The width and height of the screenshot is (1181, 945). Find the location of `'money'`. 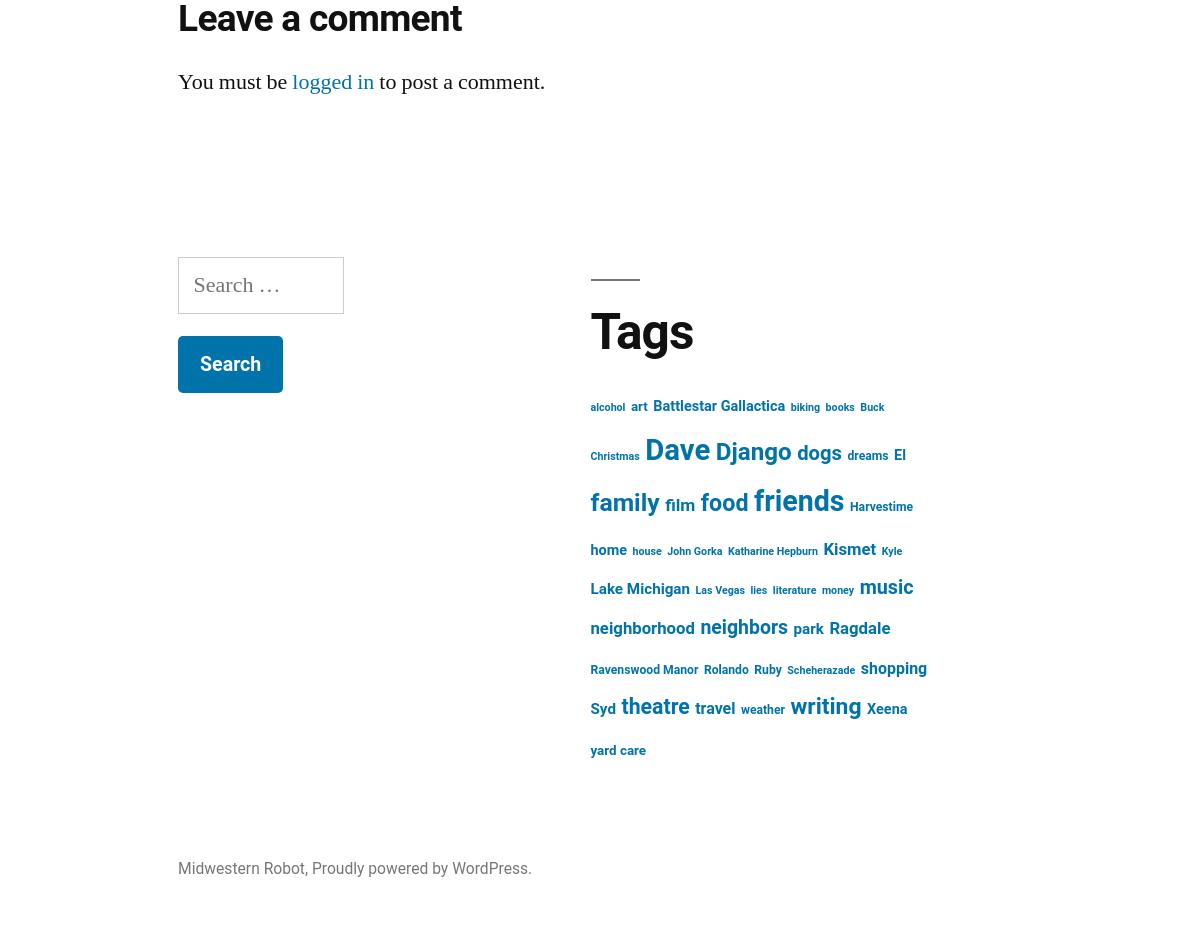

'money' is located at coordinates (837, 590).